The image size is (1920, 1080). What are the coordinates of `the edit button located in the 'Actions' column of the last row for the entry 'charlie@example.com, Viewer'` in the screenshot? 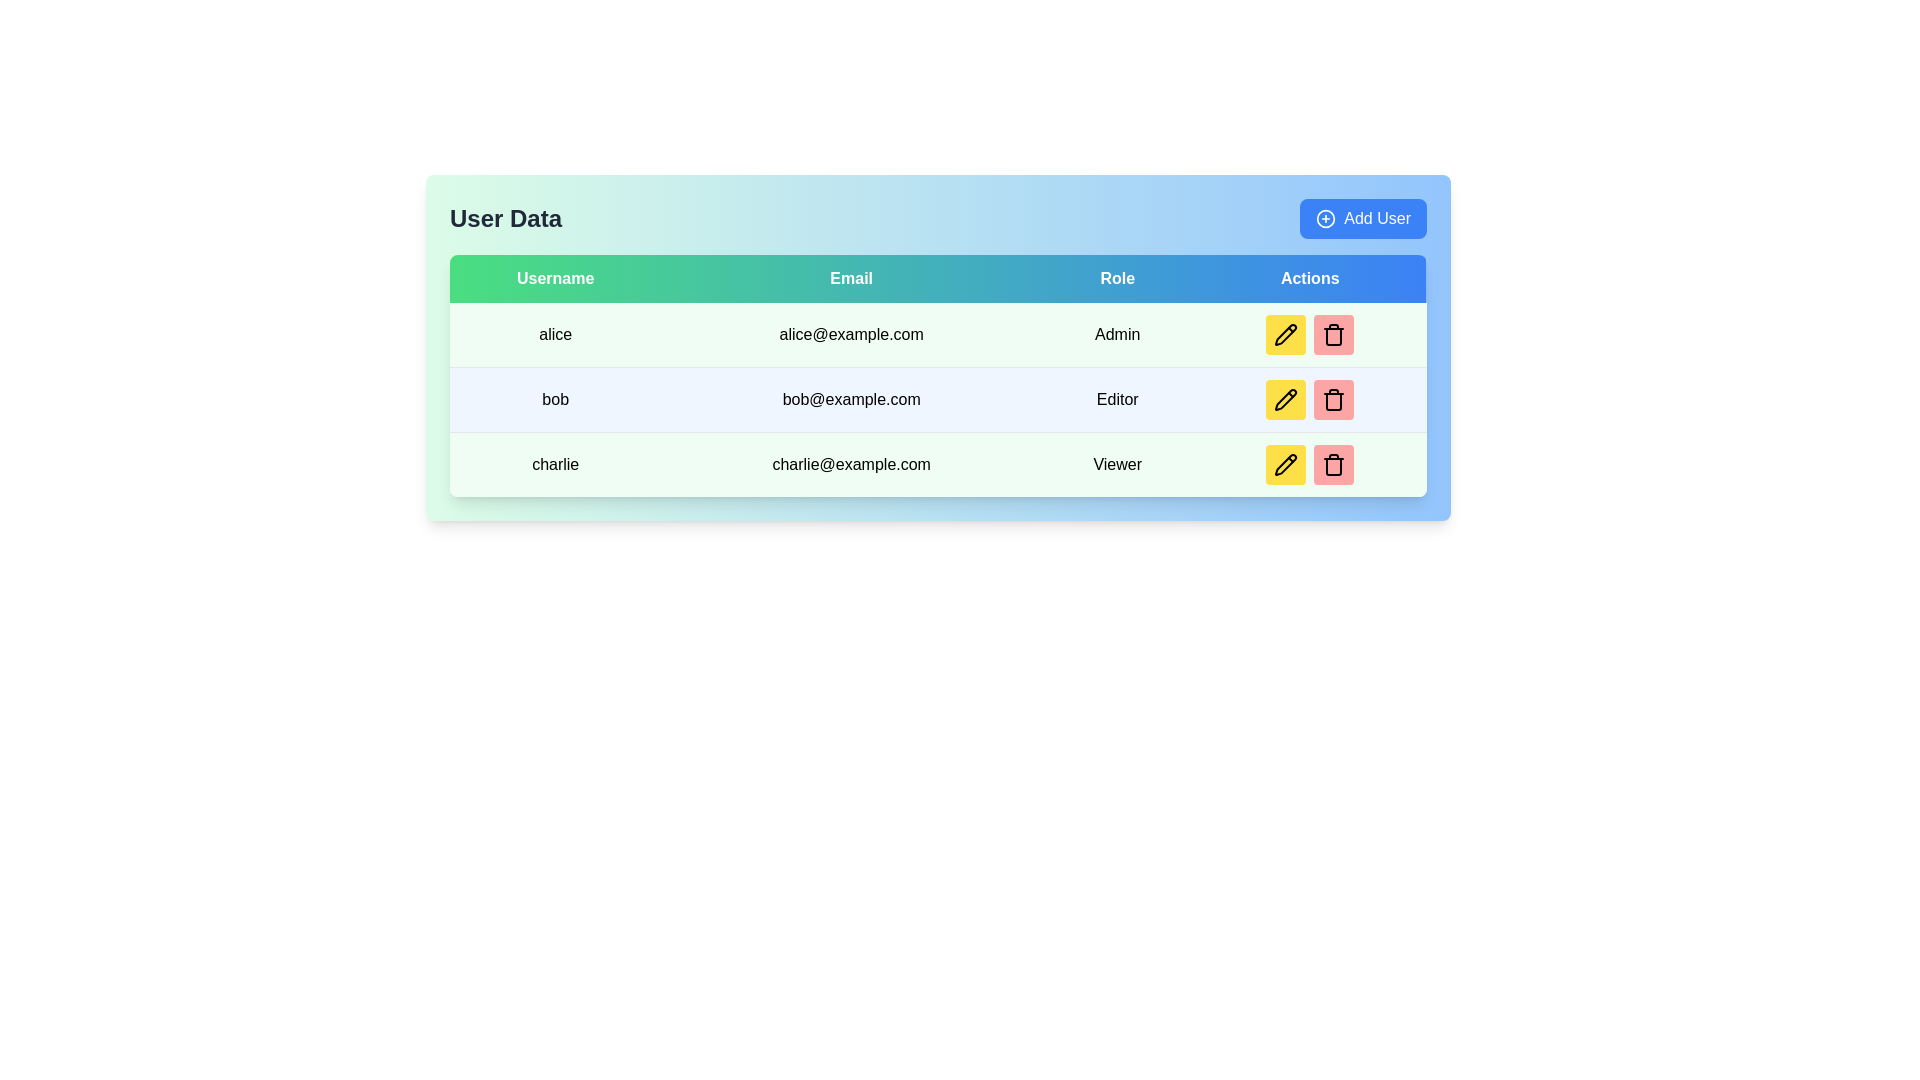 It's located at (1286, 465).